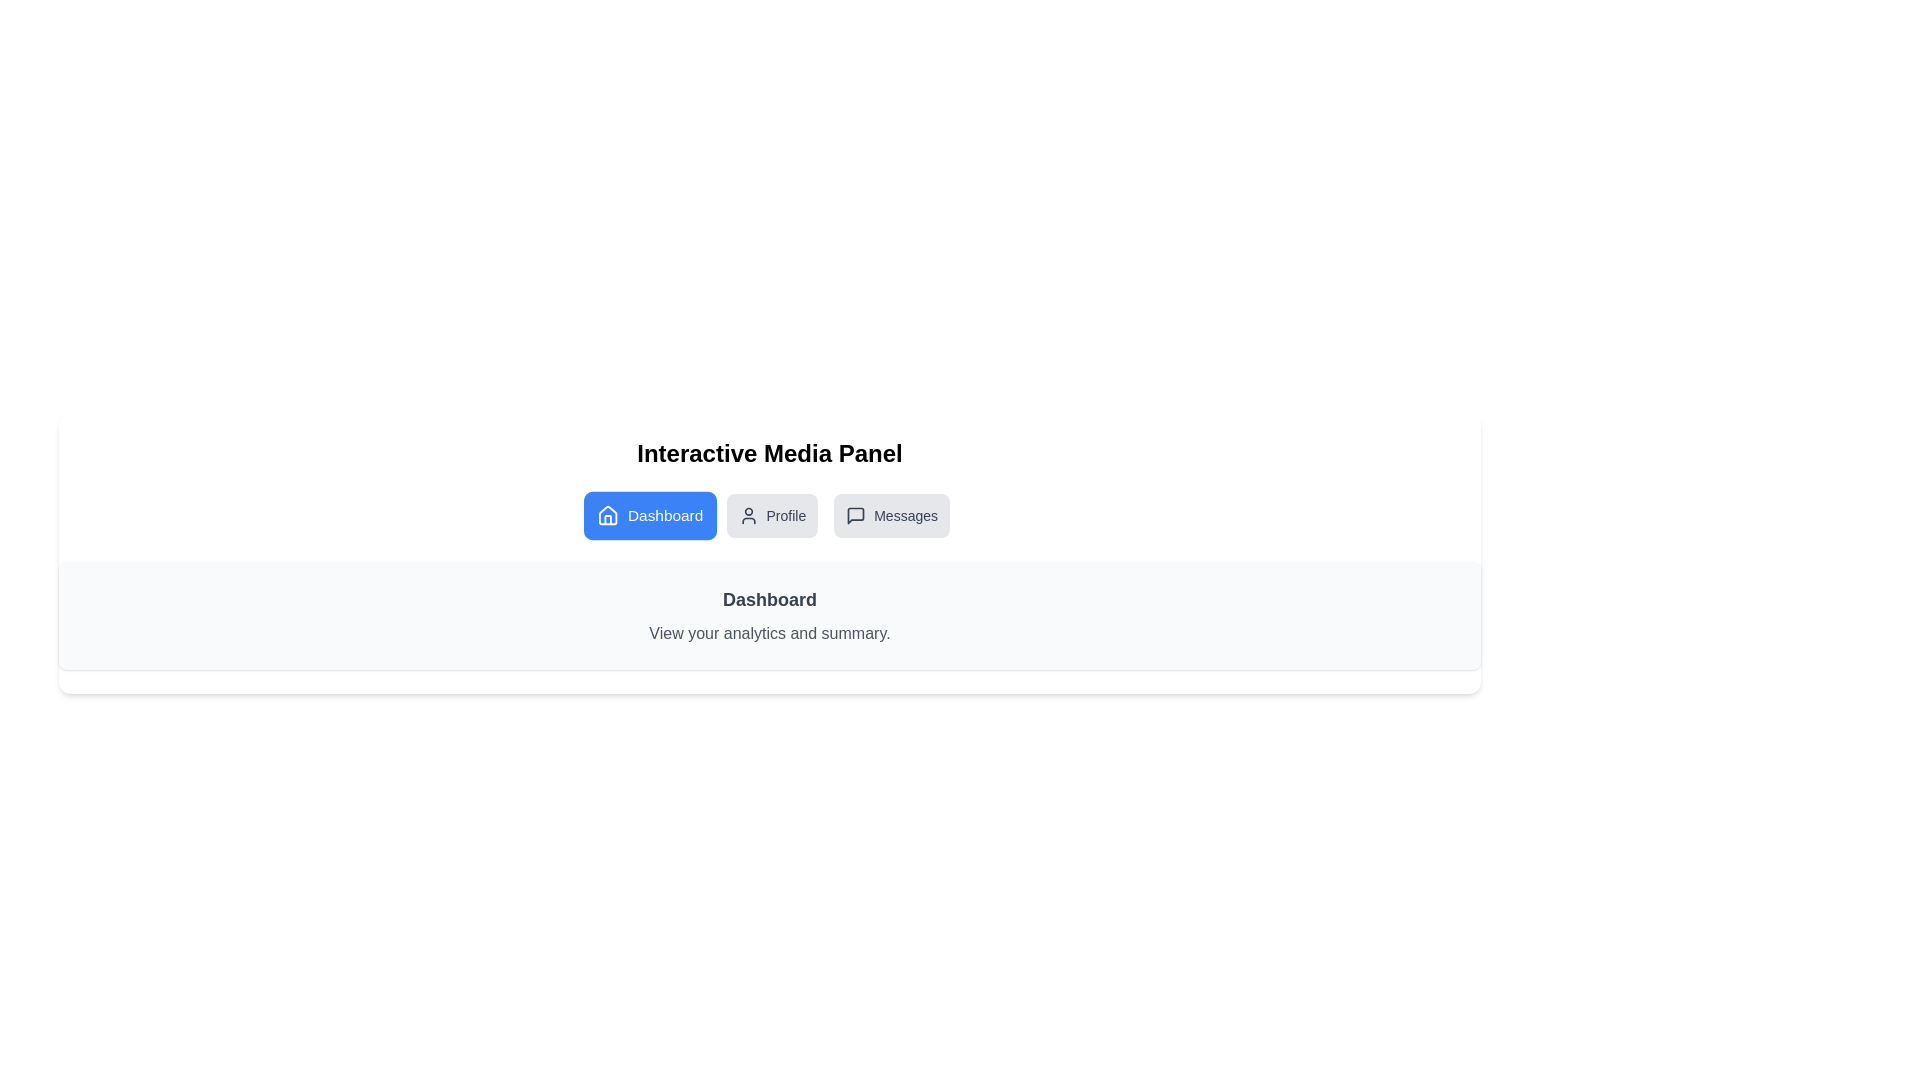 This screenshot has height=1080, width=1920. Describe the element at coordinates (771, 515) in the screenshot. I see `the button labeled Profile to switch tabs` at that location.